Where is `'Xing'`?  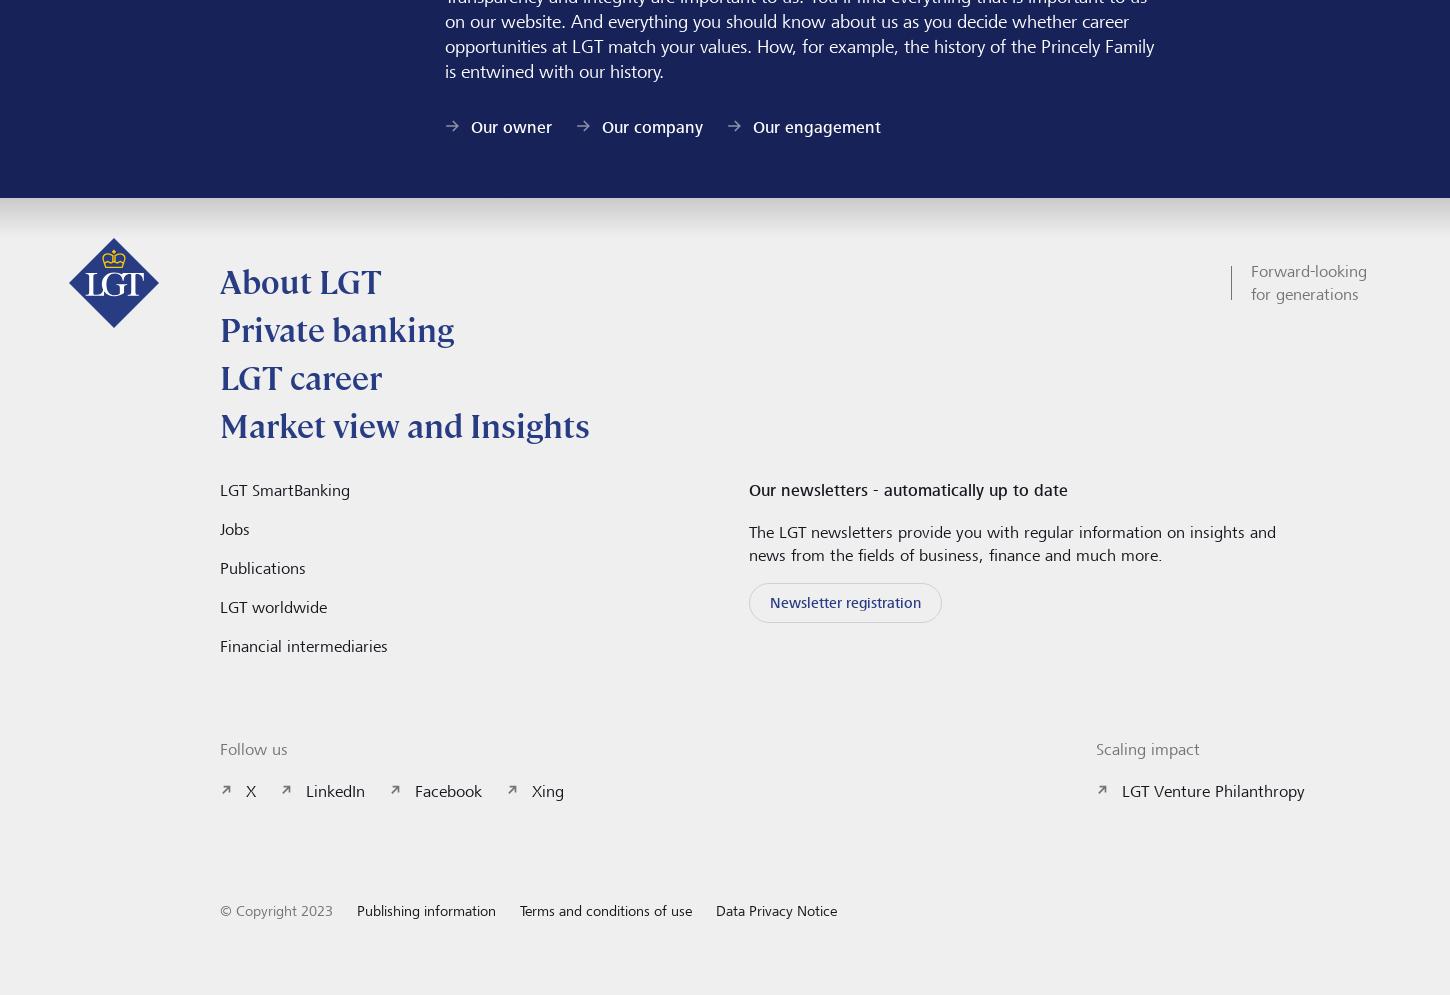 'Xing' is located at coordinates (532, 790).